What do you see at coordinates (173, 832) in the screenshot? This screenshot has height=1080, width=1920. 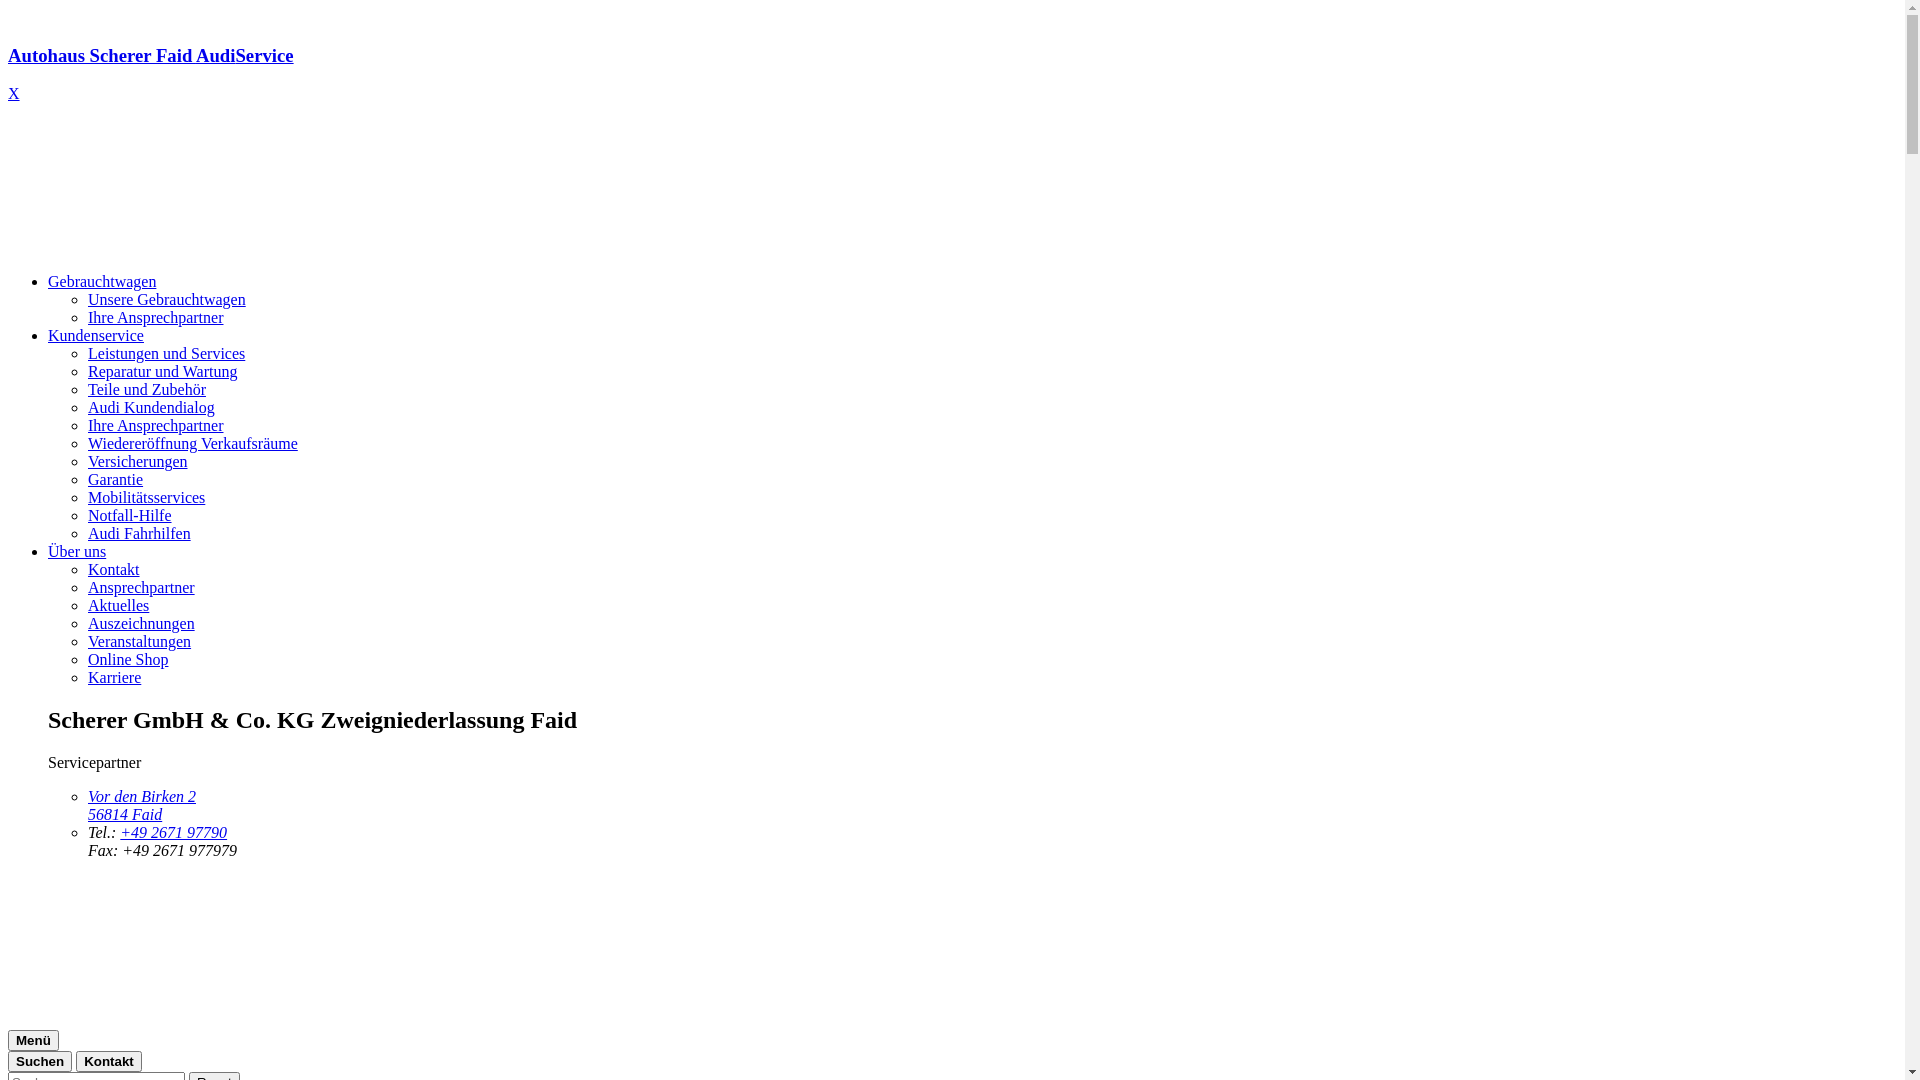 I see `'+49 2671 97790'` at bounding box center [173, 832].